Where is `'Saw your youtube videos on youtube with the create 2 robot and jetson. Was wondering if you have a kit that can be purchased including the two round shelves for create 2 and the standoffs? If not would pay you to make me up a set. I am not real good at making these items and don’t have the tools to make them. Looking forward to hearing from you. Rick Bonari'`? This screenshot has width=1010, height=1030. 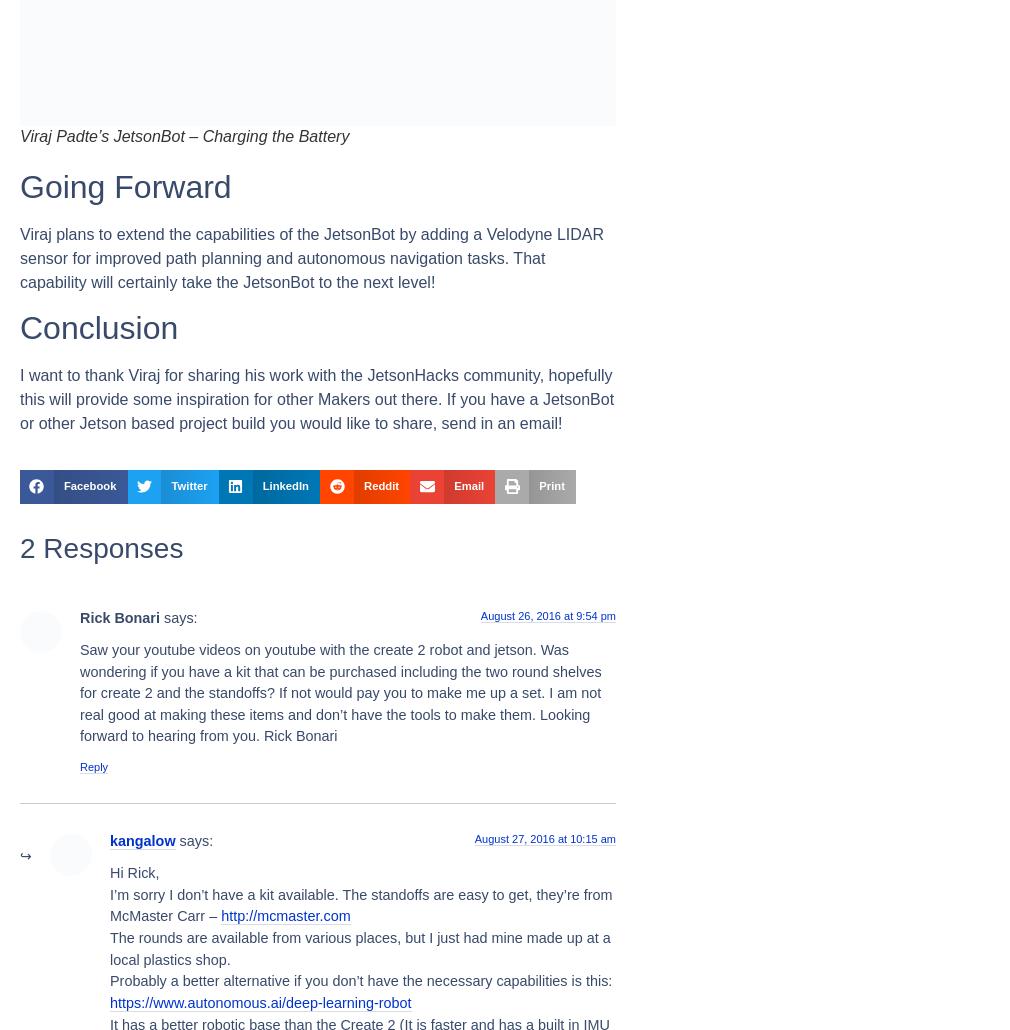
'Saw your youtube videos on youtube with the create 2 robot and jetson. Was wondering if you have a kit that can be purchased including the two round shelves for create 2 and the standoffs? If not would pay you to make me up a set. I am not real good at making these items and don’t have the tools to make them. Looking forward to hearing from you. Rick Bonari' is located at coordinates (340, 692).